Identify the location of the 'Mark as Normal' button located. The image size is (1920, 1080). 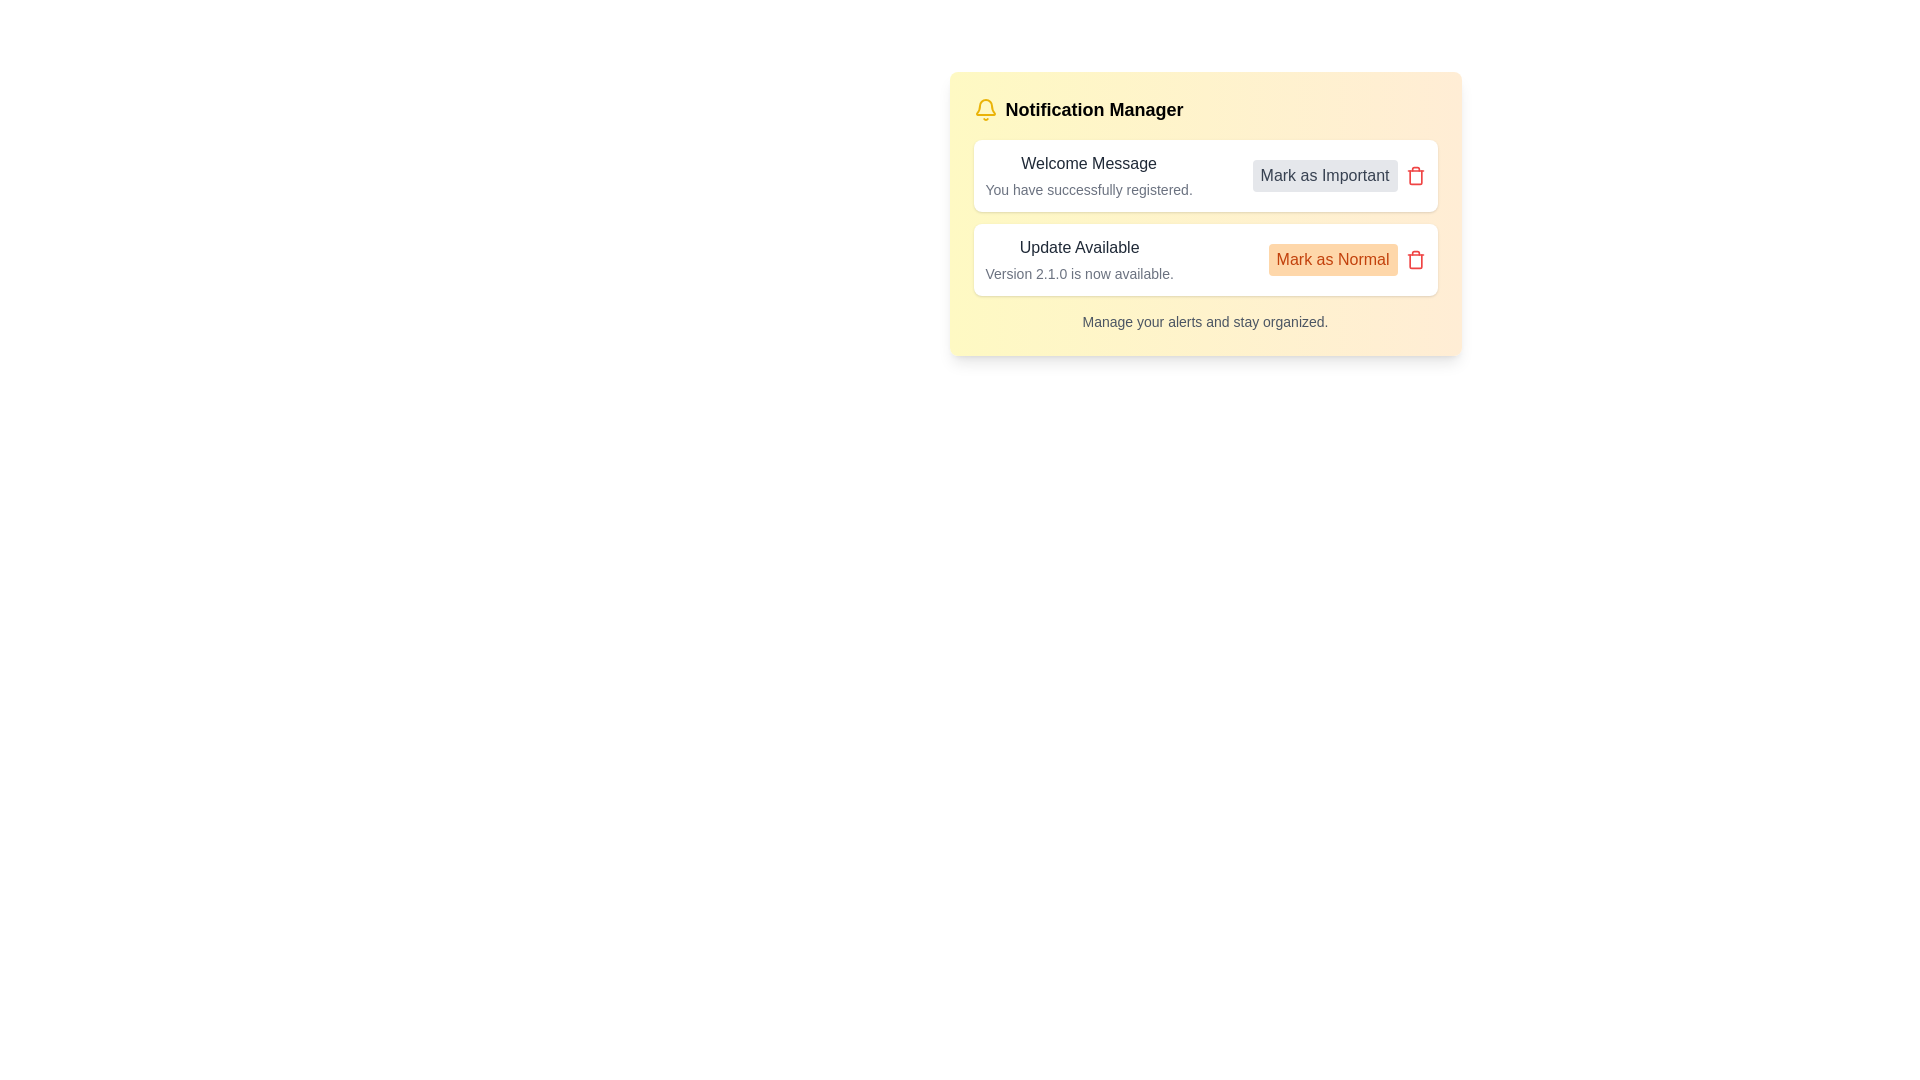
(1347, 258).